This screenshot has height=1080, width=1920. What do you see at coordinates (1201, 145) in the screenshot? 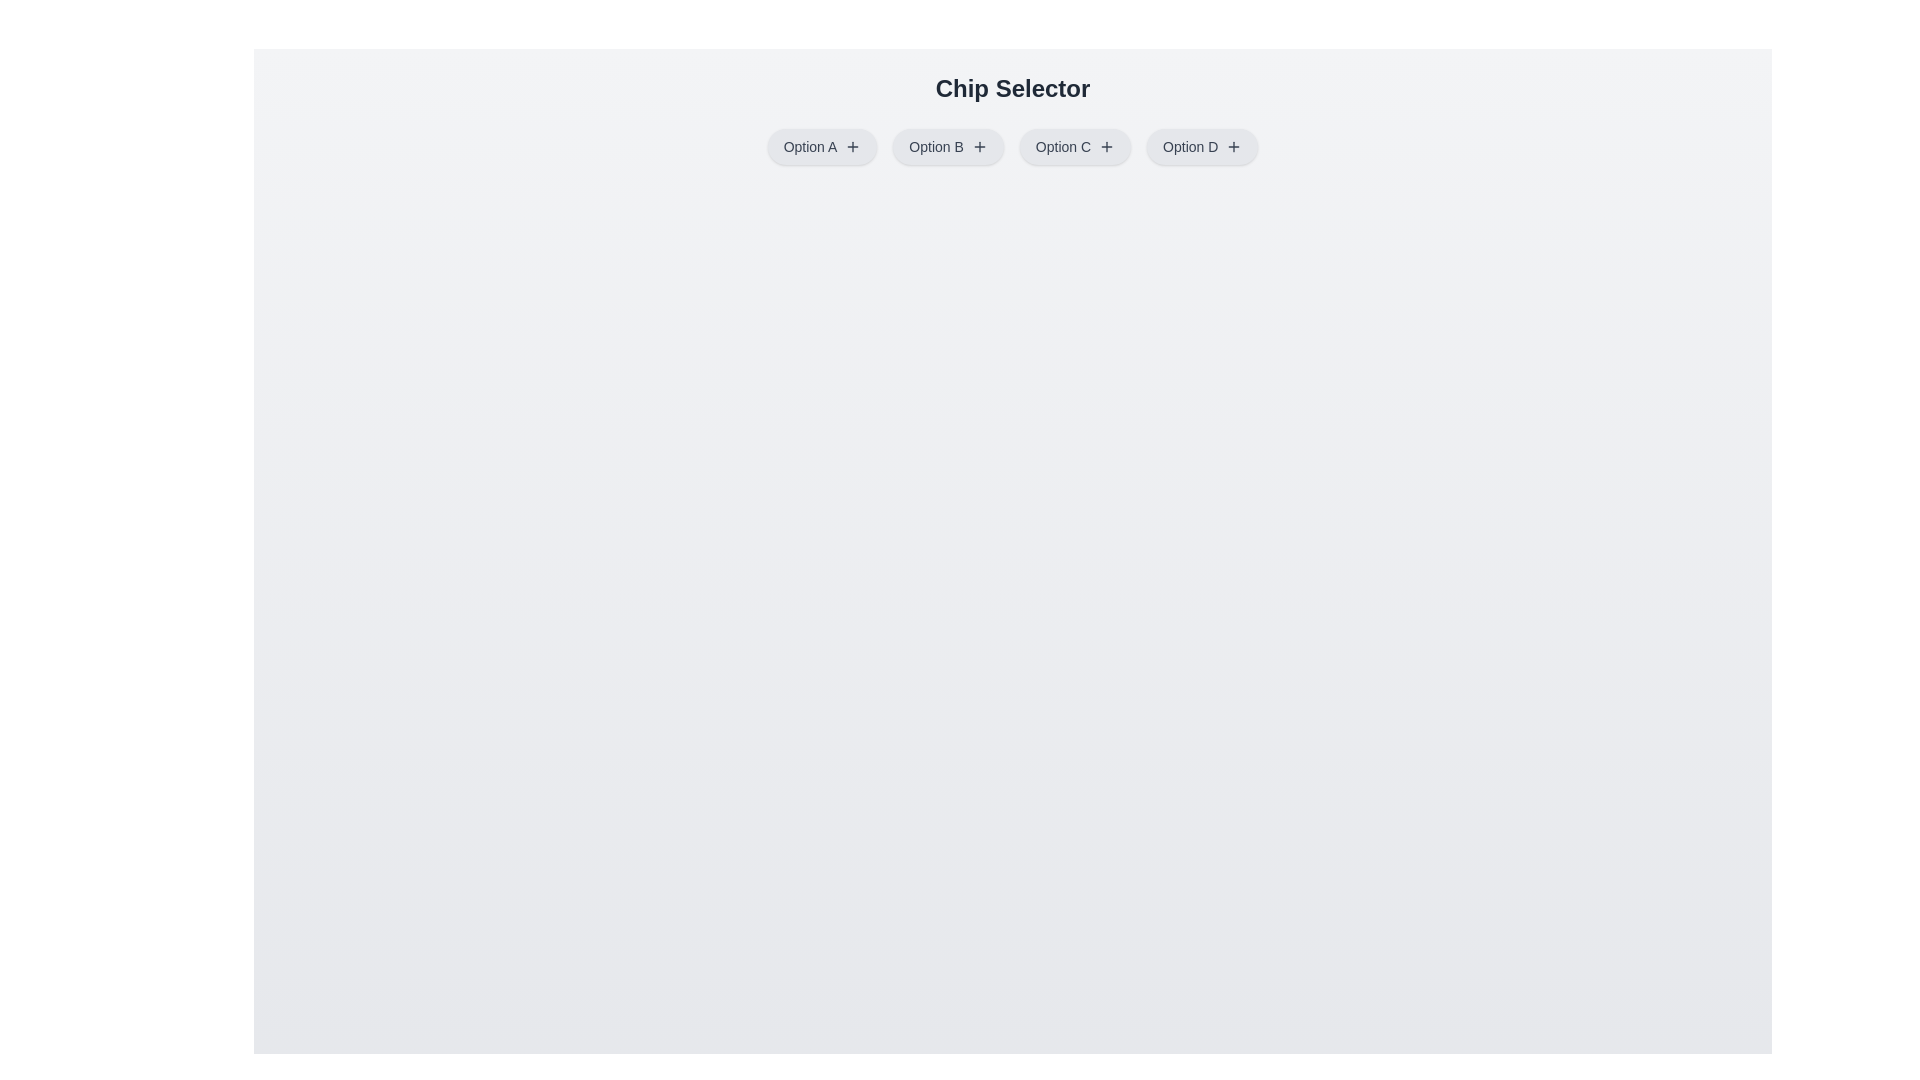
I see `the chip labeled Option D` at bounding box center [1201, 145].